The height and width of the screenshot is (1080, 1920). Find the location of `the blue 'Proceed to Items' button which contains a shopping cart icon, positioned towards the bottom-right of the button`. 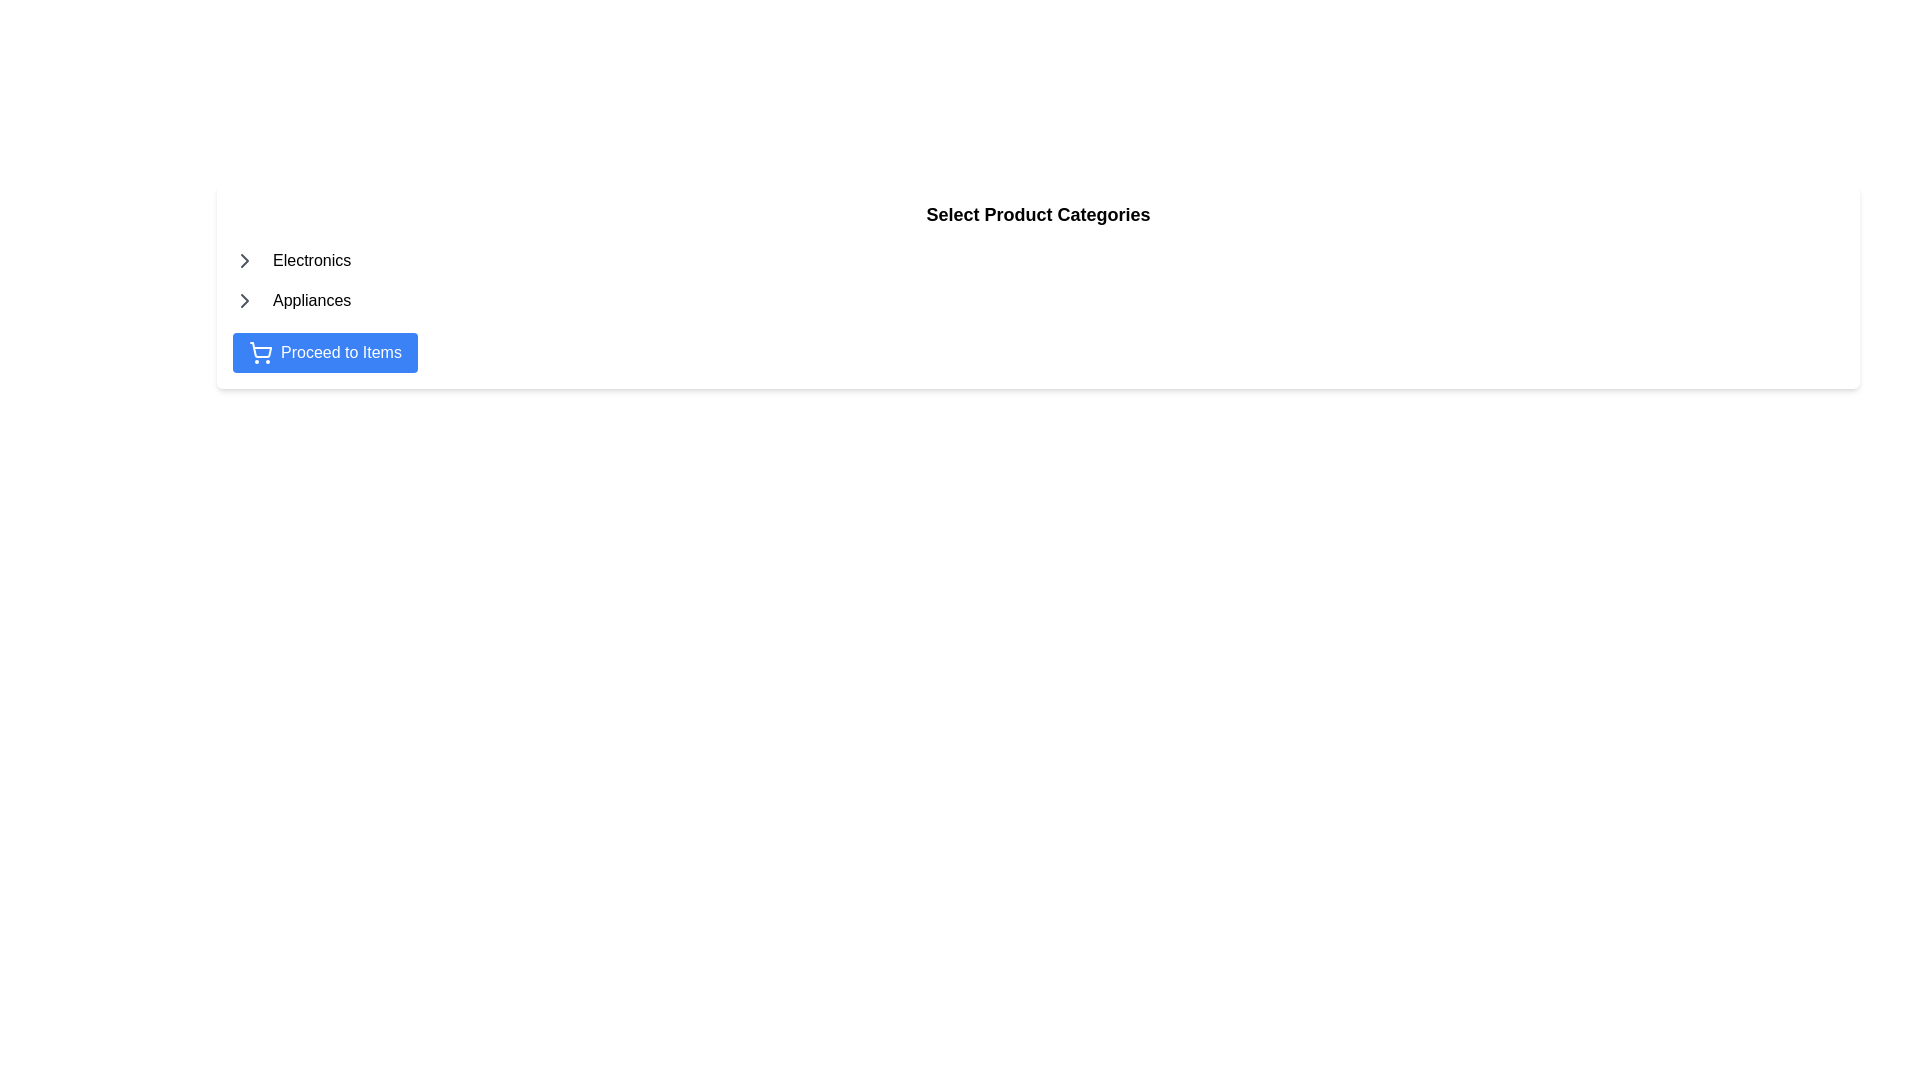

the blue 'Proceed to Items' button which contains a shopping cart icon, positioned towards the bottom-right of the button is located at coordinates (260, 349).